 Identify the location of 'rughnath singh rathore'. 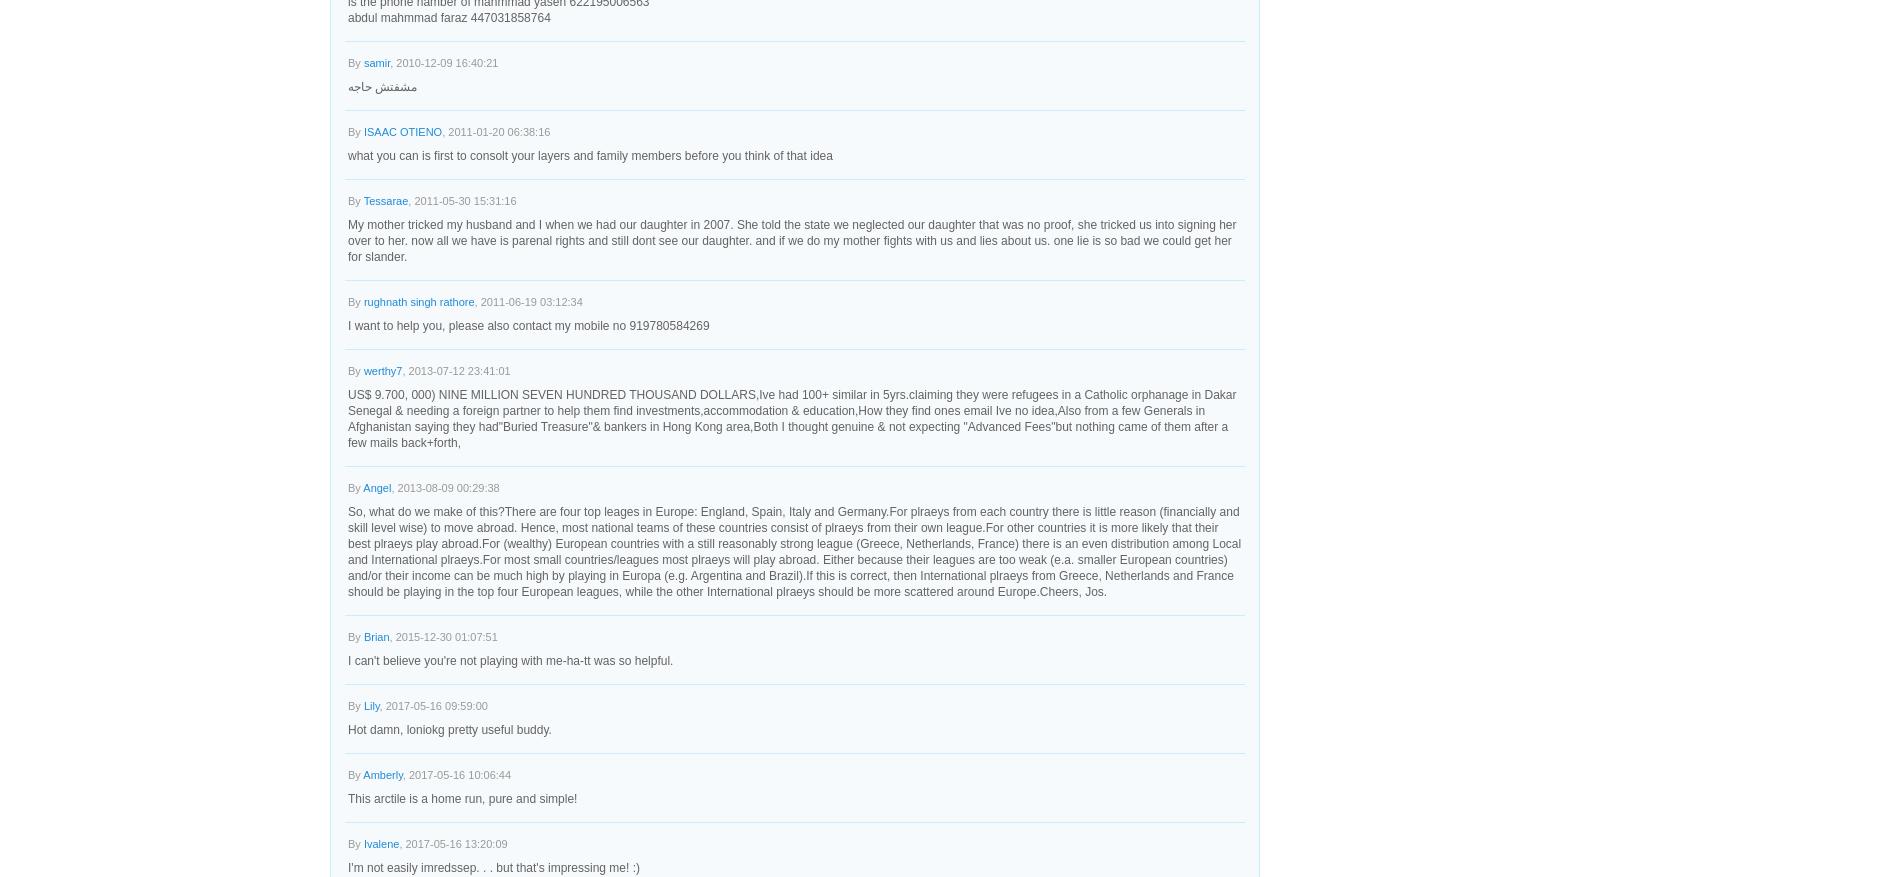
(417, 301).